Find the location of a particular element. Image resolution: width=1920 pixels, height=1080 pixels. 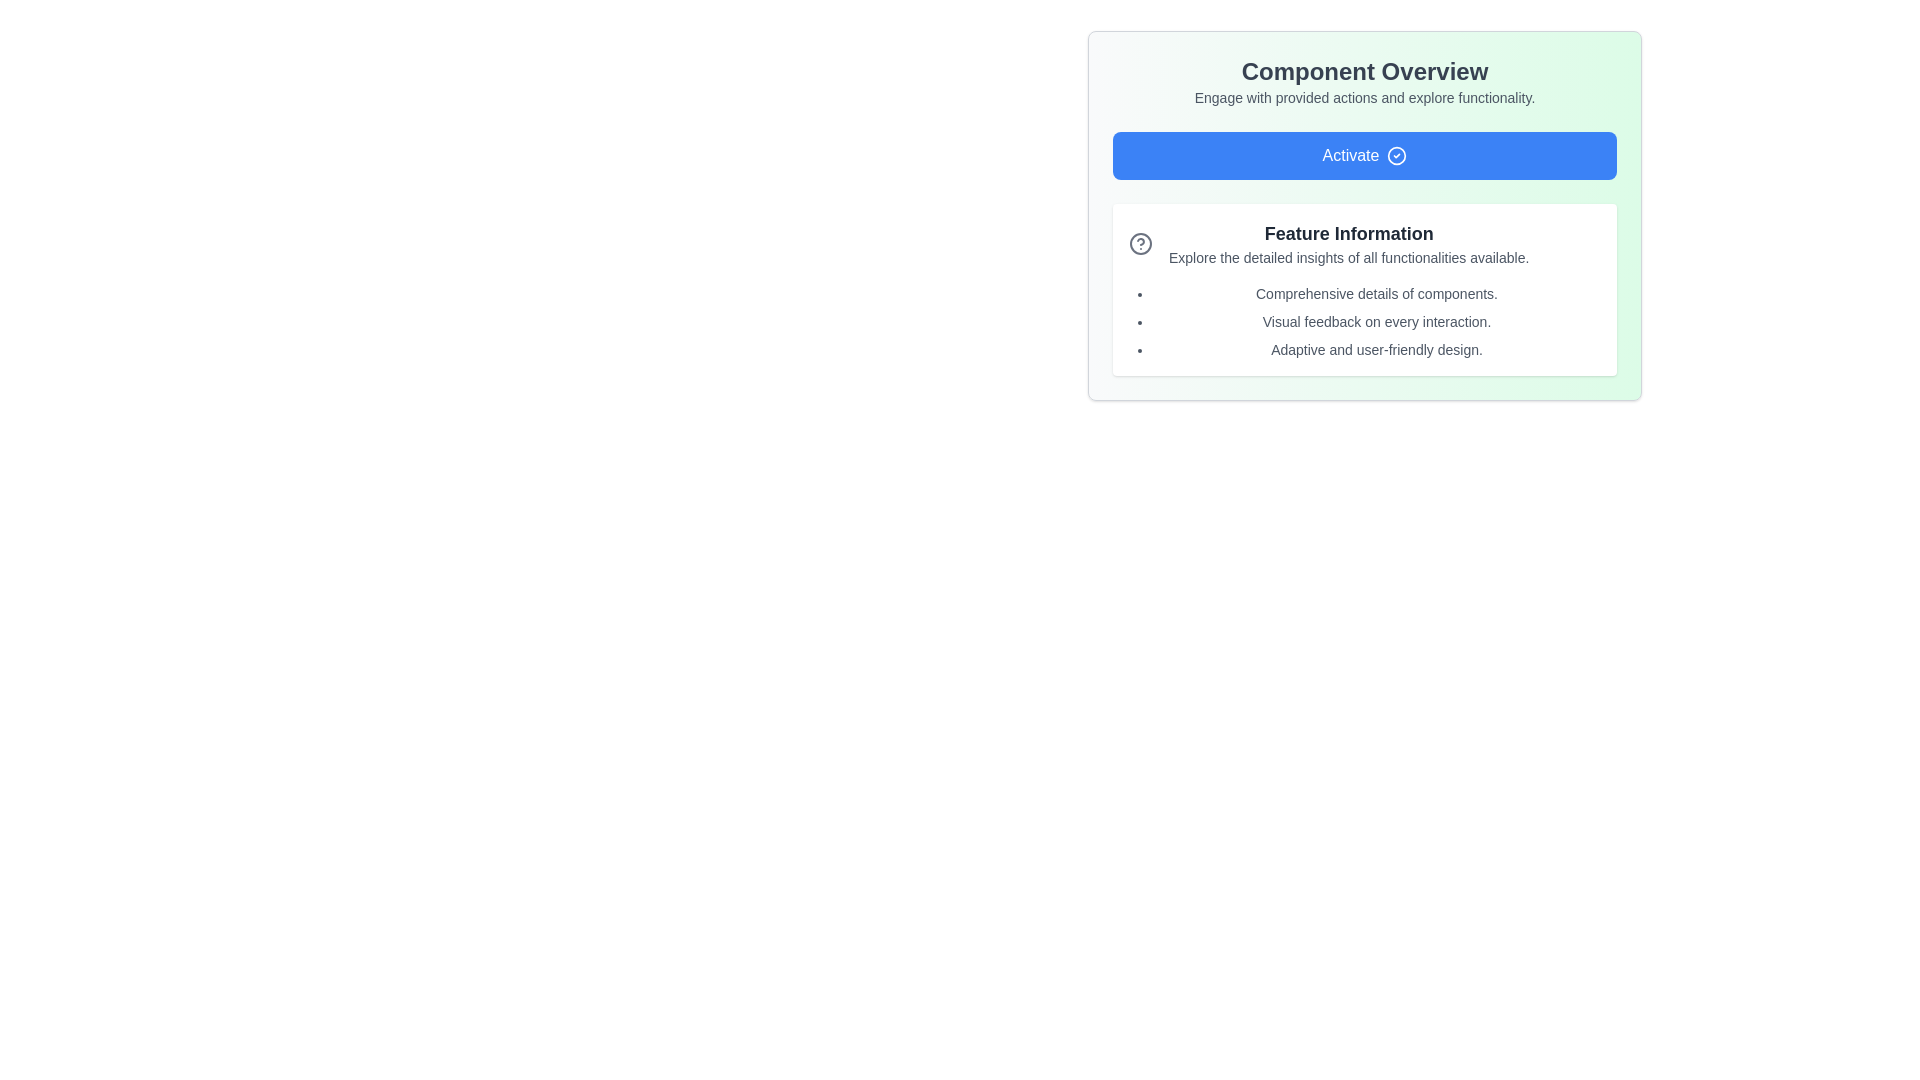

the central circular portion of the help or information icon, which is part of an SVG graphic. This circle is styled with an outline and is prominently positioned within the icon layout is located at coordinates (1141, 242).